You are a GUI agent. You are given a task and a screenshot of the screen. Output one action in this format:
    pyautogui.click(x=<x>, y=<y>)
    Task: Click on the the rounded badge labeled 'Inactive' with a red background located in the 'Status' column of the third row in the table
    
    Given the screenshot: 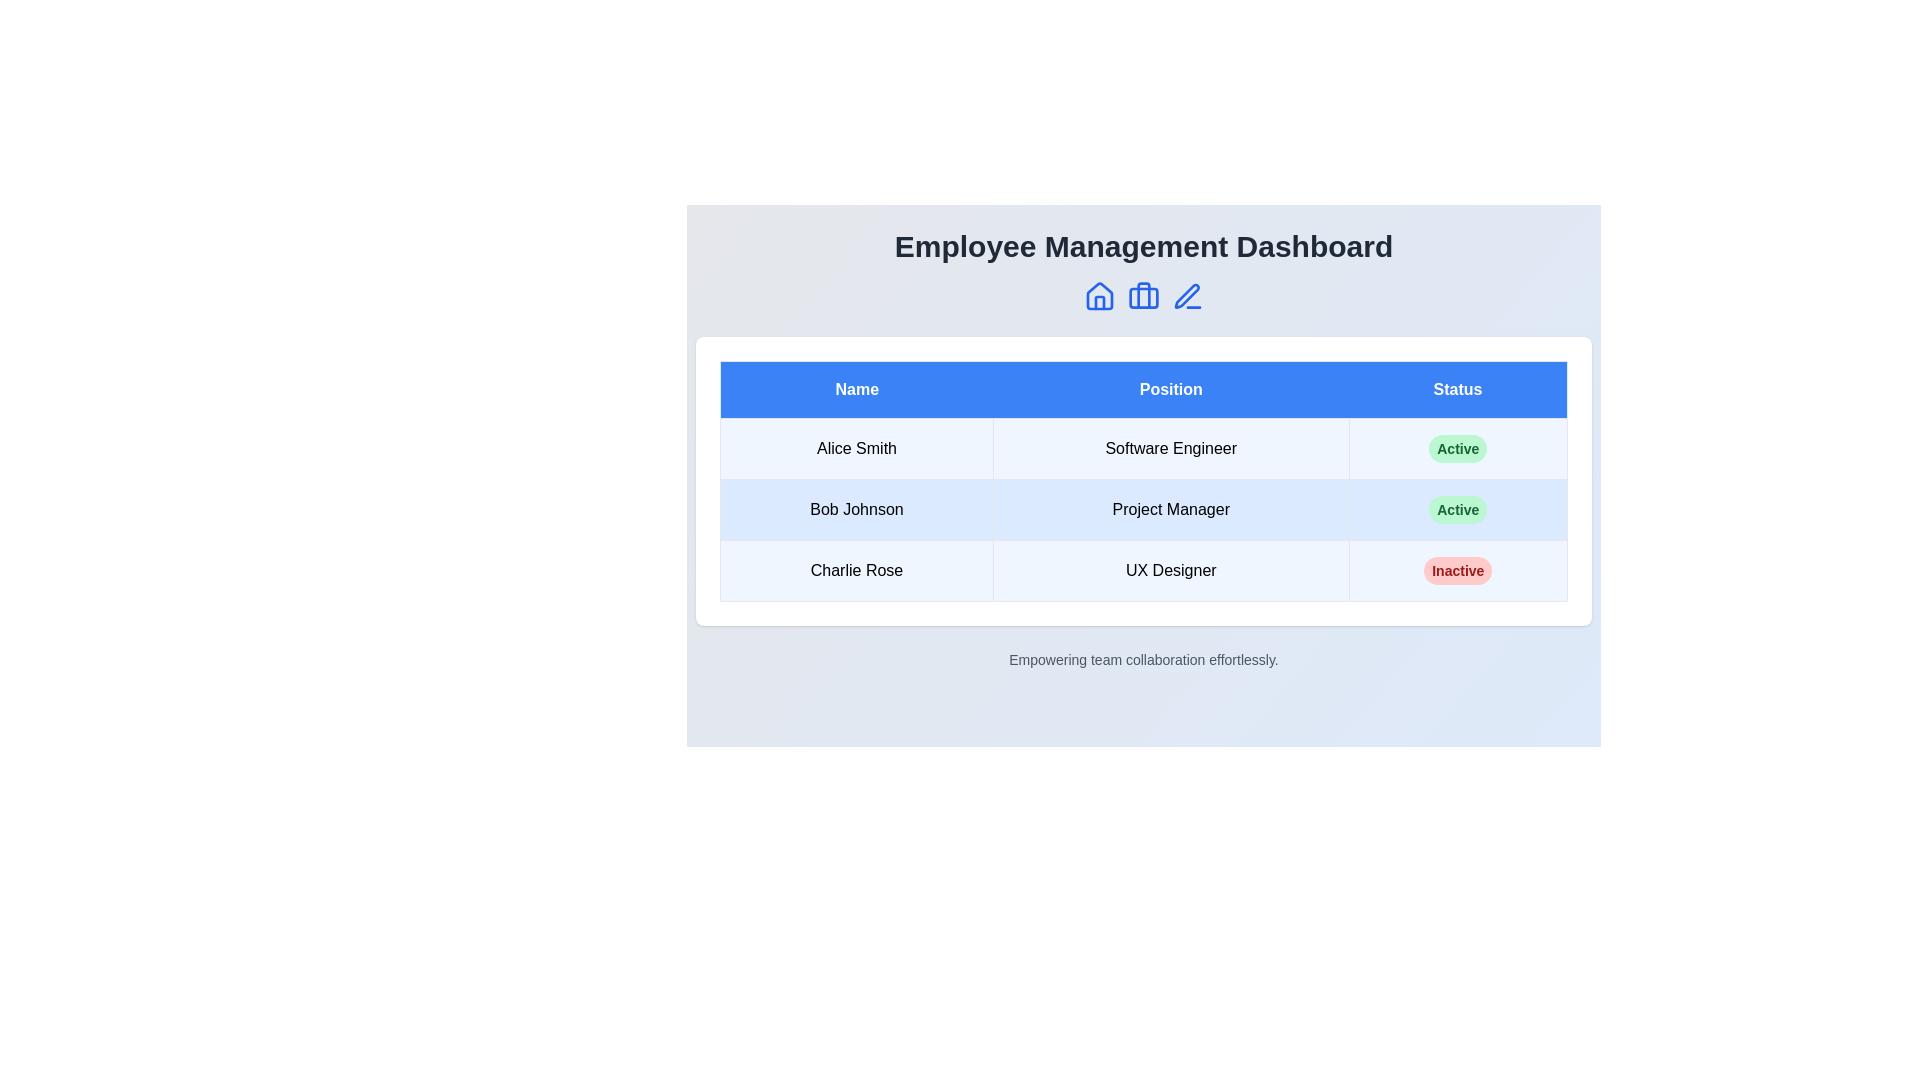 What is the action you would take?
    pyautogui.click(x=1458, y=570)
    